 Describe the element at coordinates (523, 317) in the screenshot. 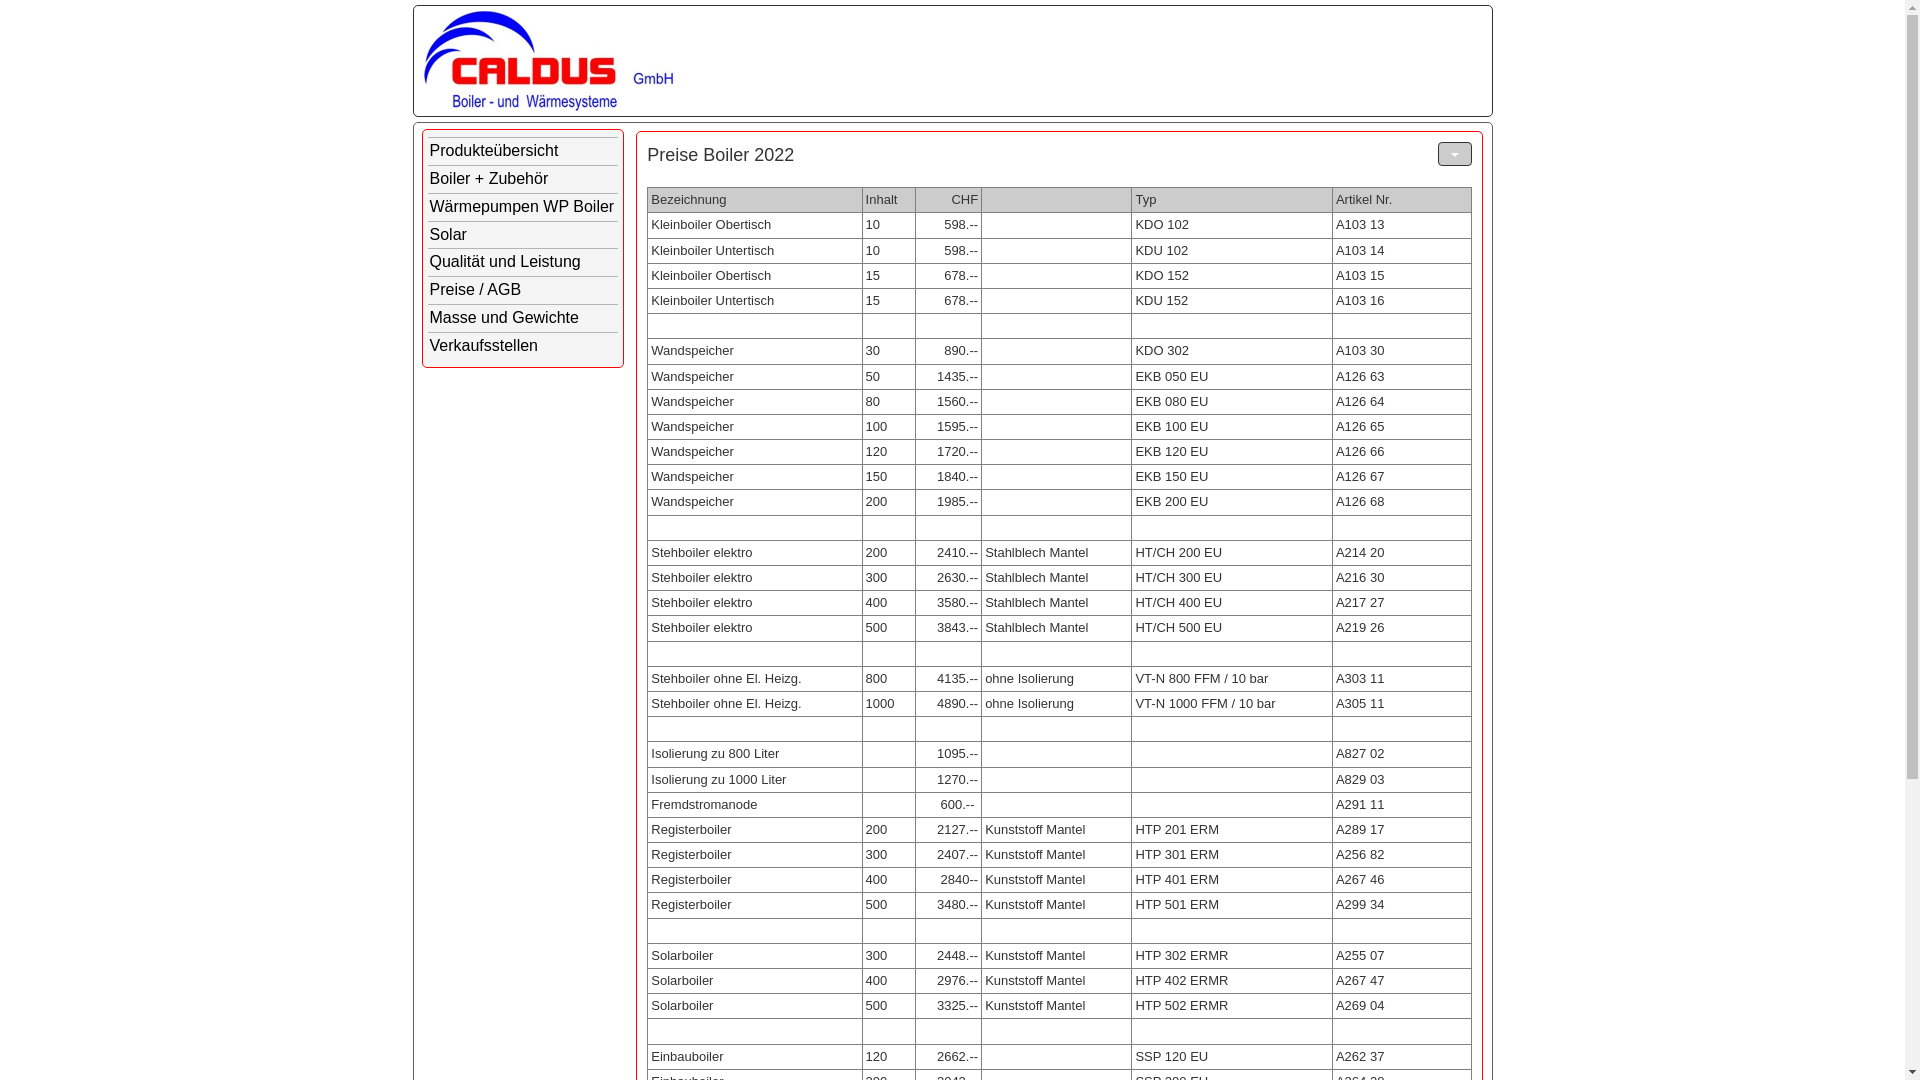

I see `'Masse und Gewichte'` at that location.